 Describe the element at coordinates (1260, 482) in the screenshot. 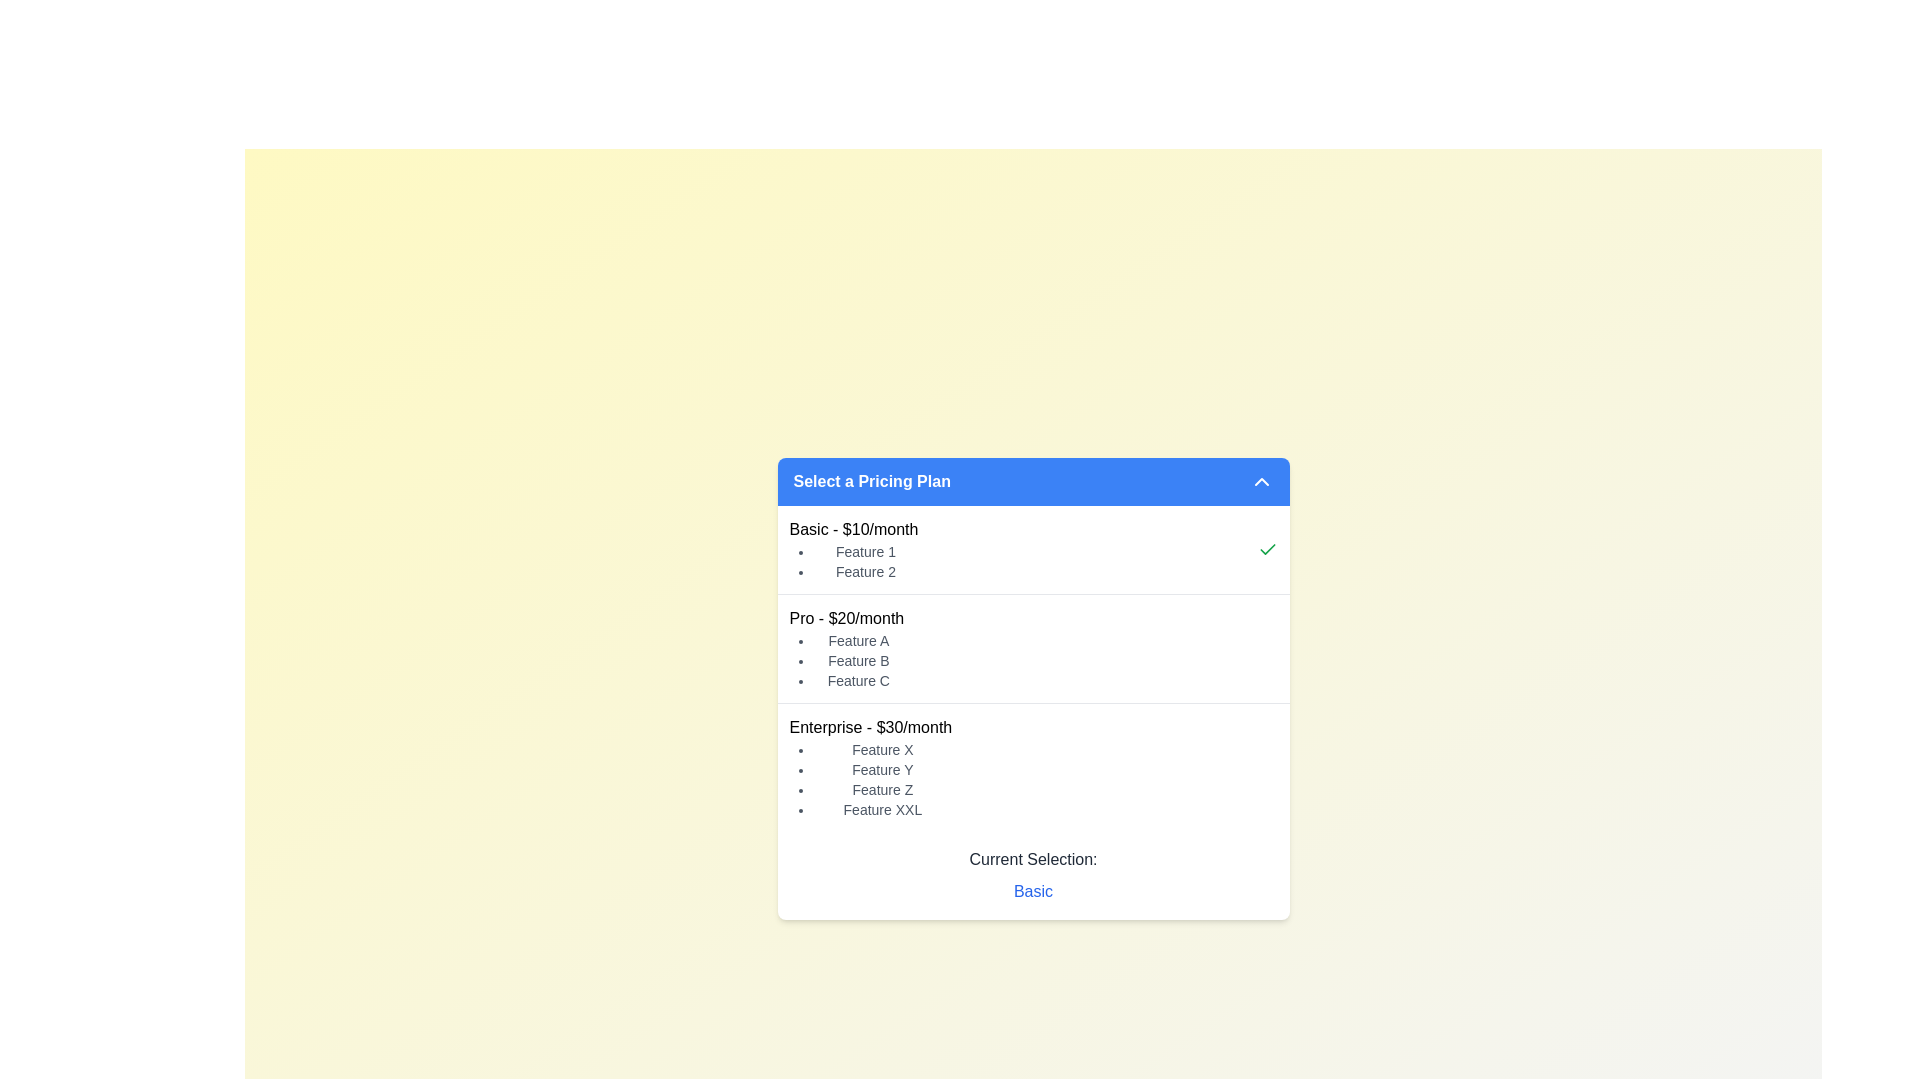

I see `the toggle Icon Button on the far right of the header bar titled 'Select a Pricing Plan'` at that location.